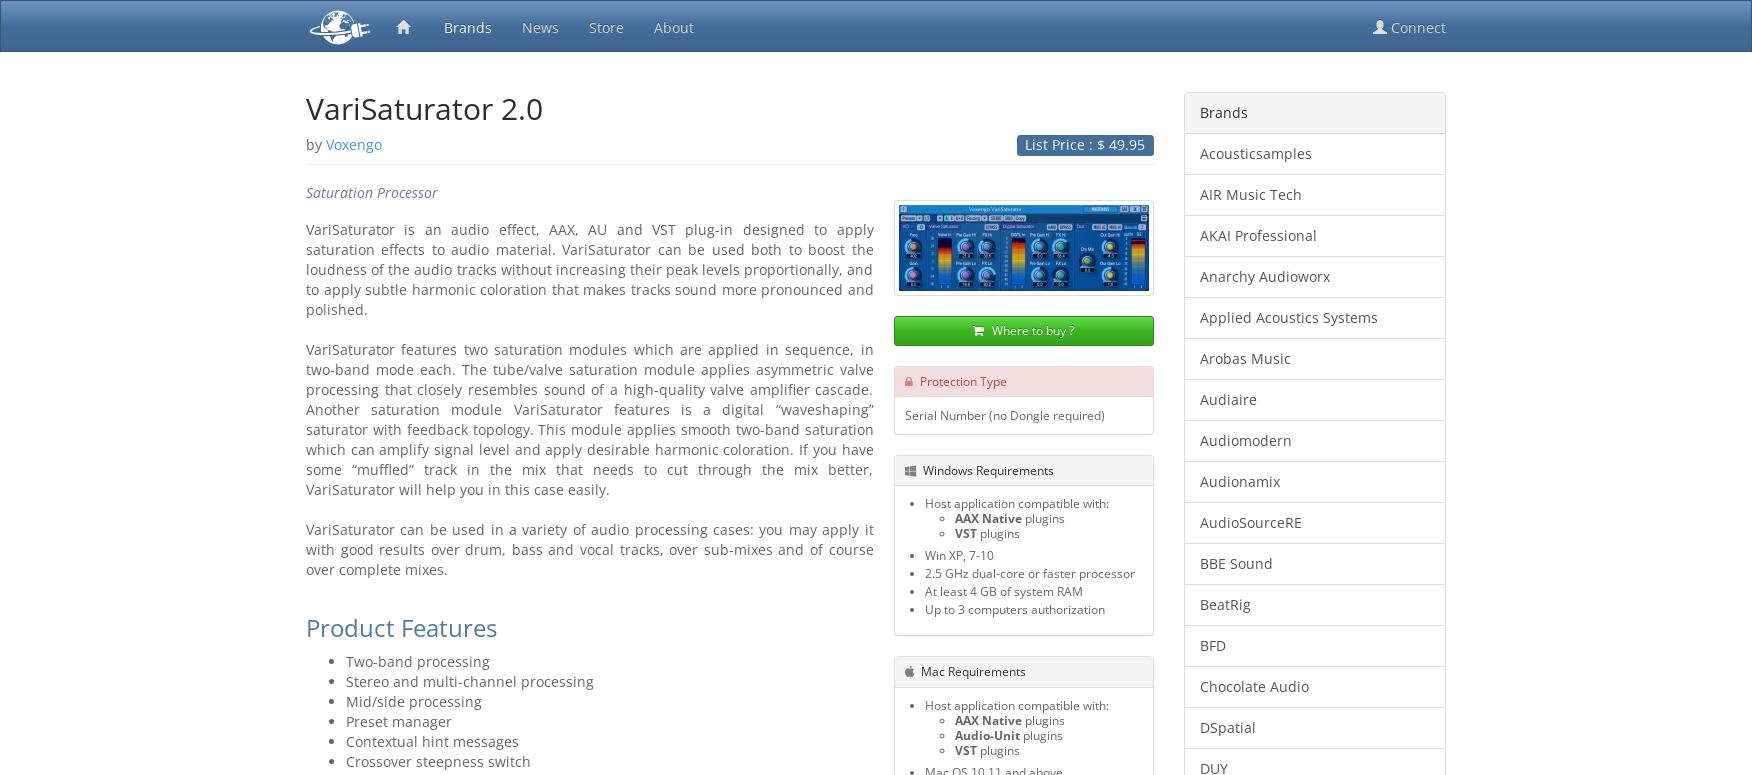  What do you see at coordinates (423, 108) in the screenshot?
I see `'VariSaturator 2.0'` at bounding box center [423, 108].